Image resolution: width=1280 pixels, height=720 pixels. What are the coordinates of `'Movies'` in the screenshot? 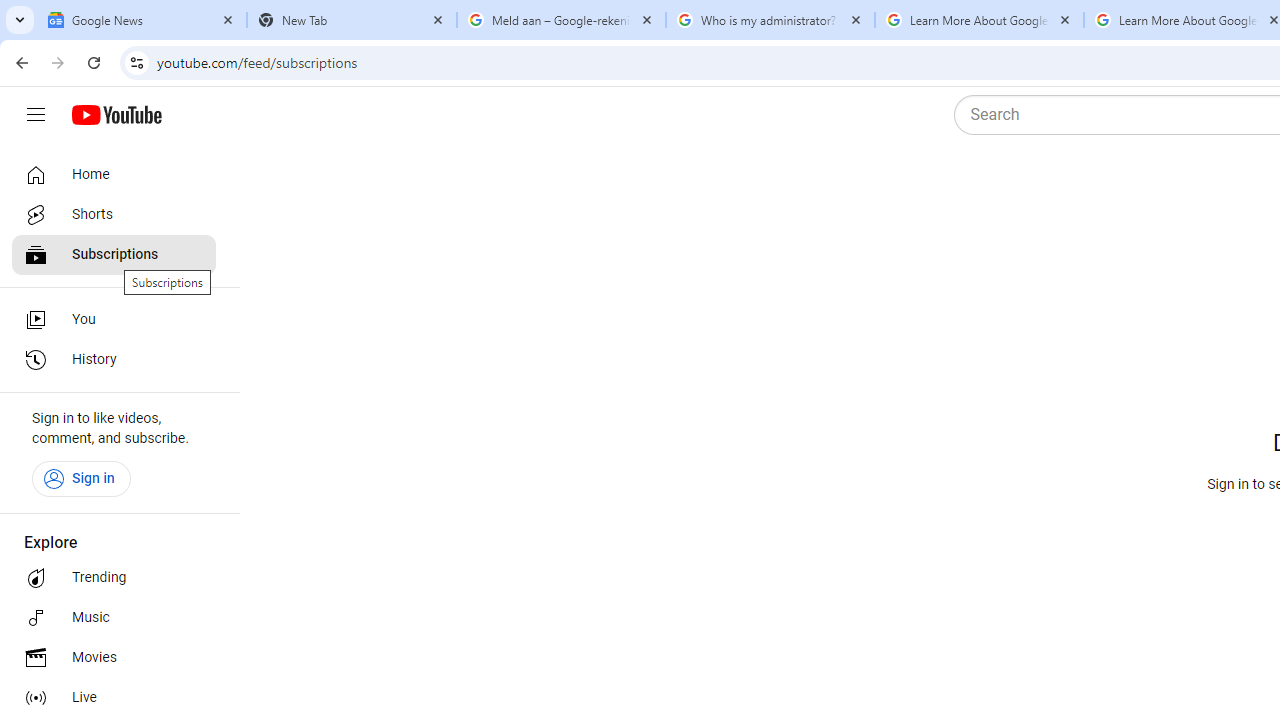 It's located at (112, 658).